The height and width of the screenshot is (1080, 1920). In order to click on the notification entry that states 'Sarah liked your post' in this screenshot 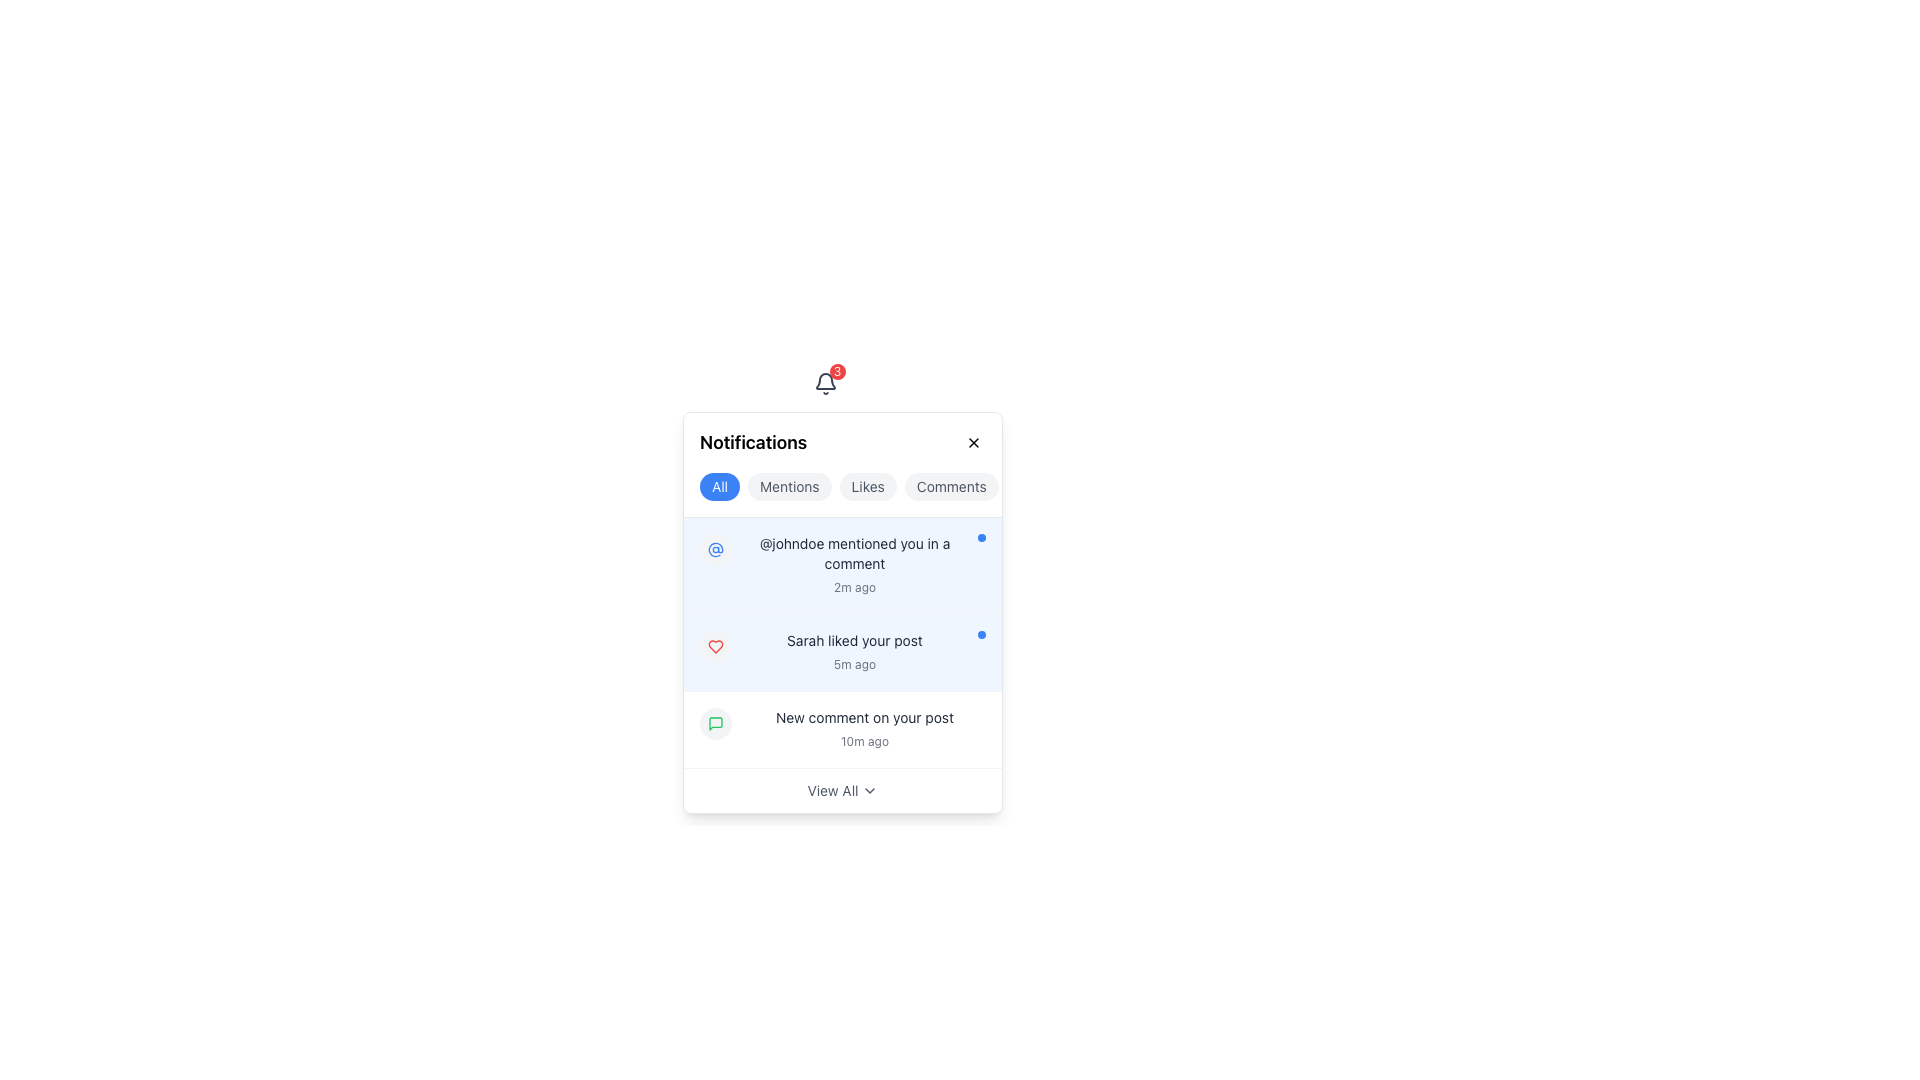, I will do `click(854, 652)`.